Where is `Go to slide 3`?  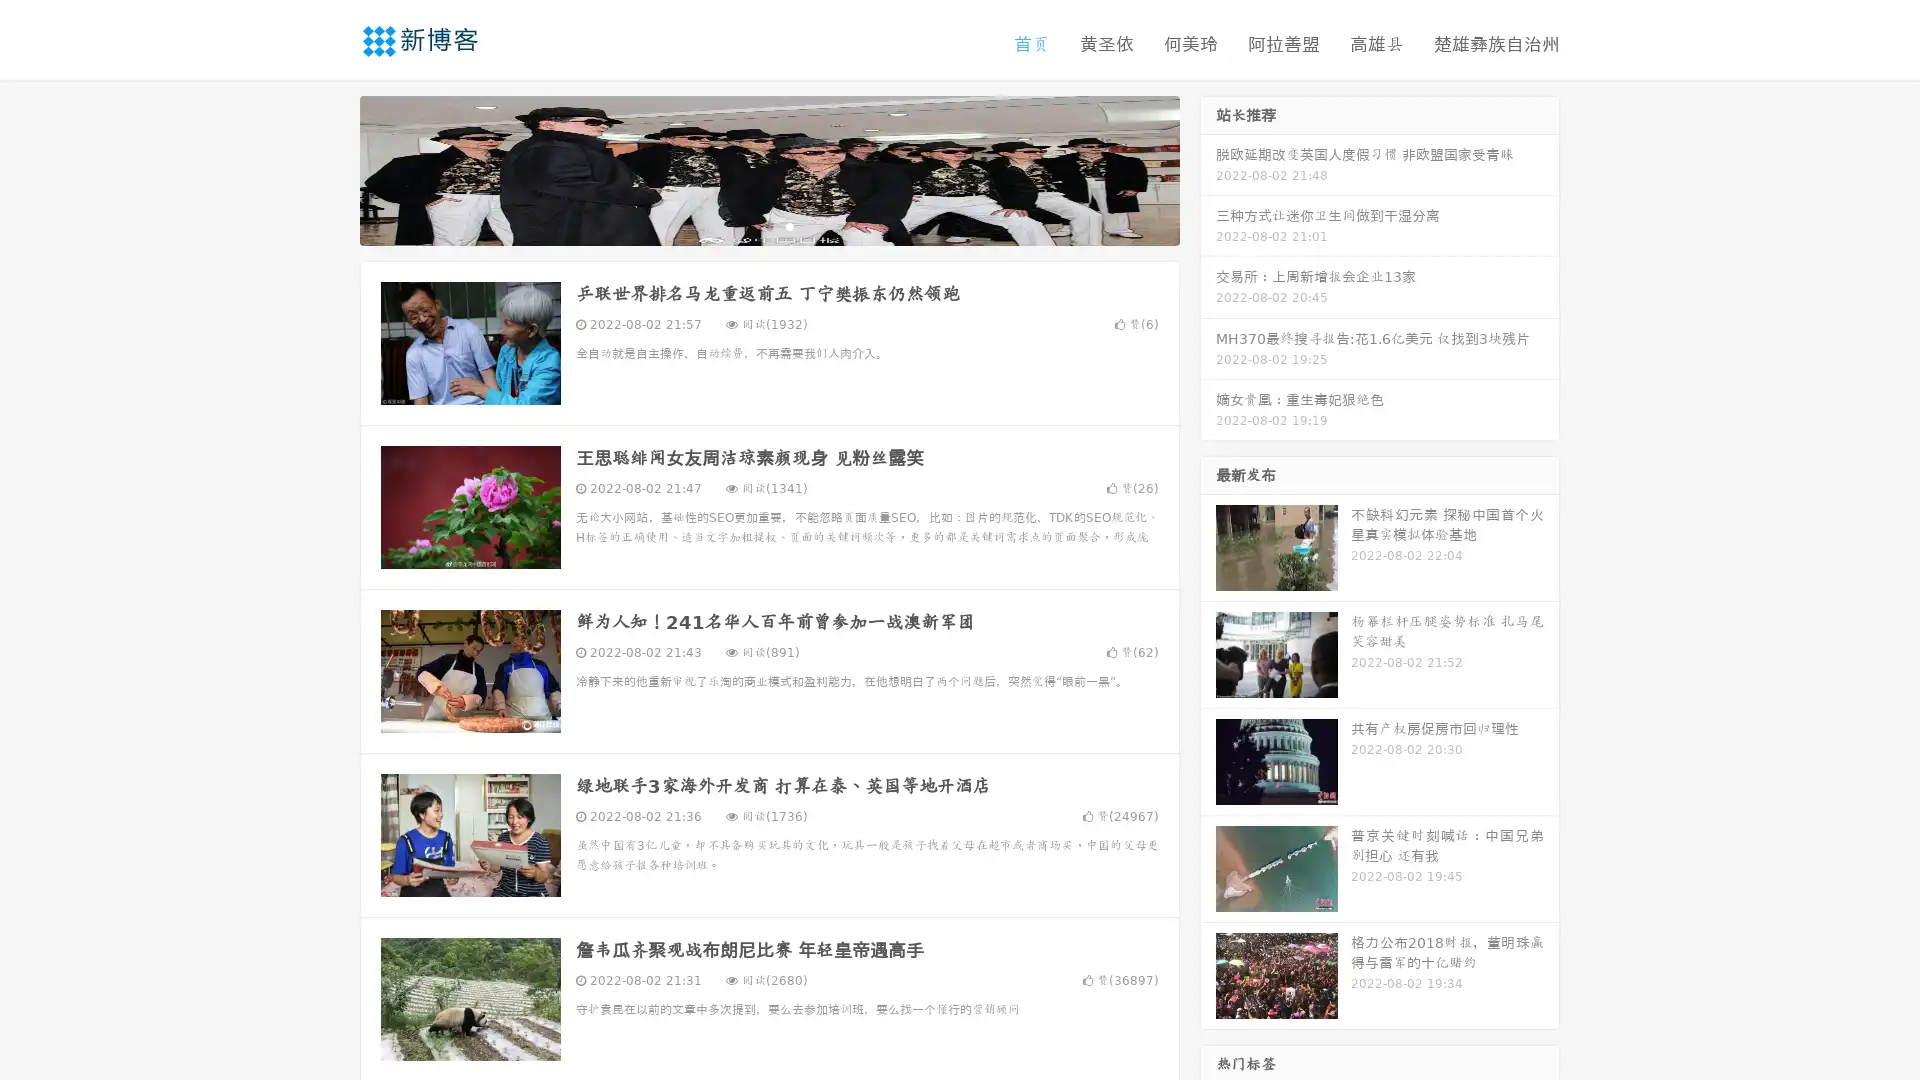 Go to slide 3 is located at coordinates (789, 225).